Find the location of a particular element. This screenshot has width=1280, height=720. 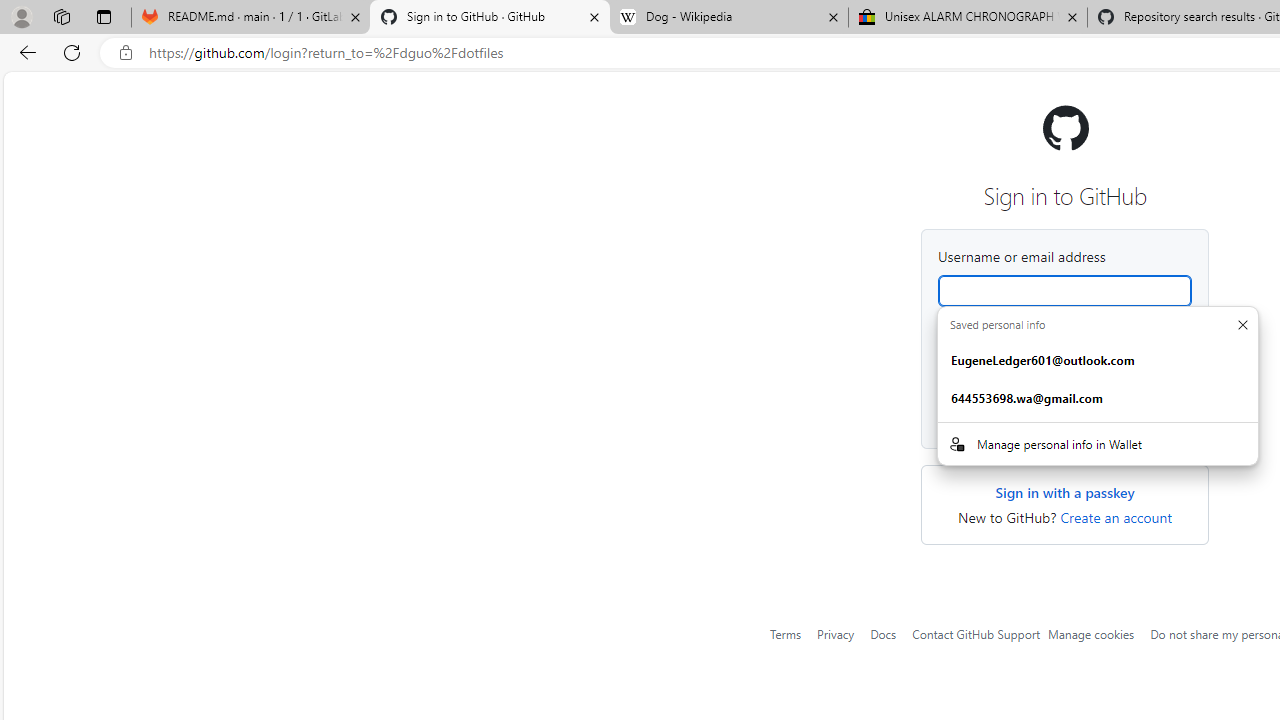

'Don' is located at coordinates (1241, 324).